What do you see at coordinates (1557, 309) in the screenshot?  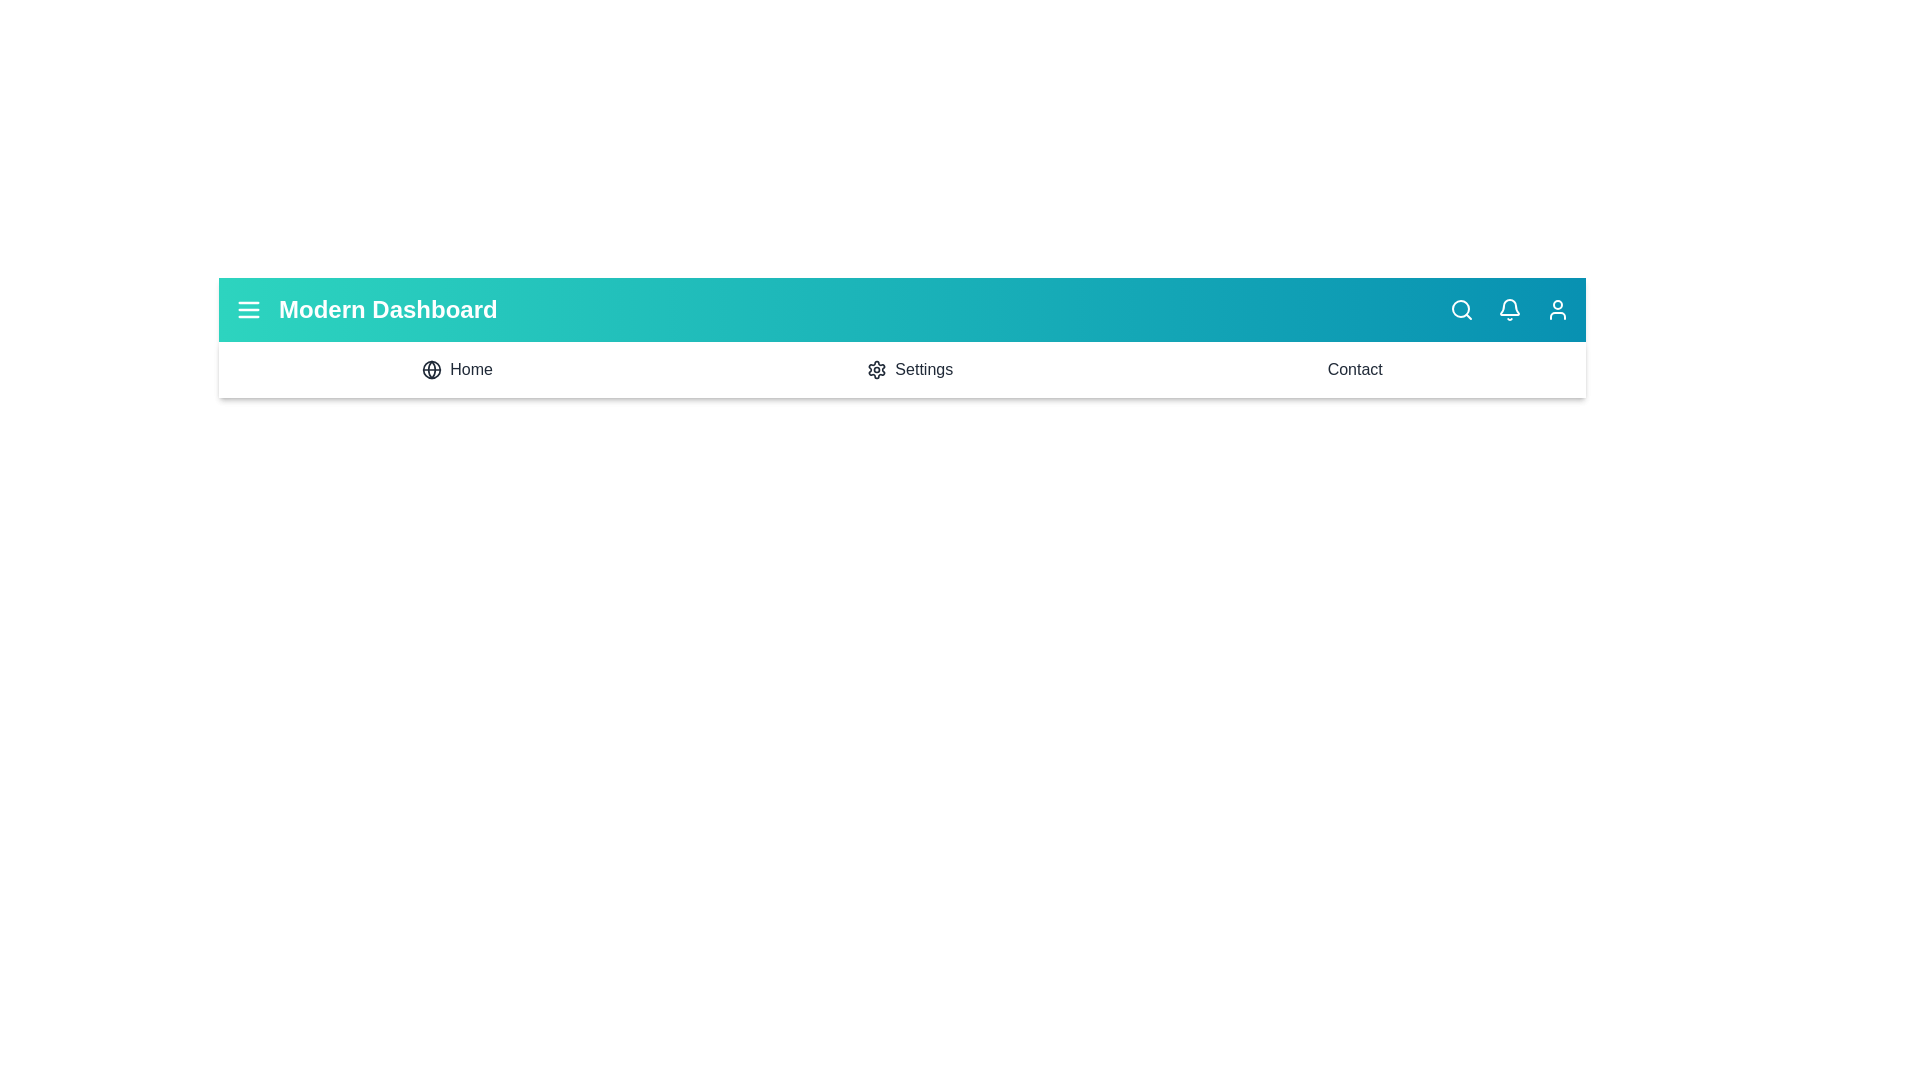 I see `the user profile icon` at bounding box center [1557, 309].